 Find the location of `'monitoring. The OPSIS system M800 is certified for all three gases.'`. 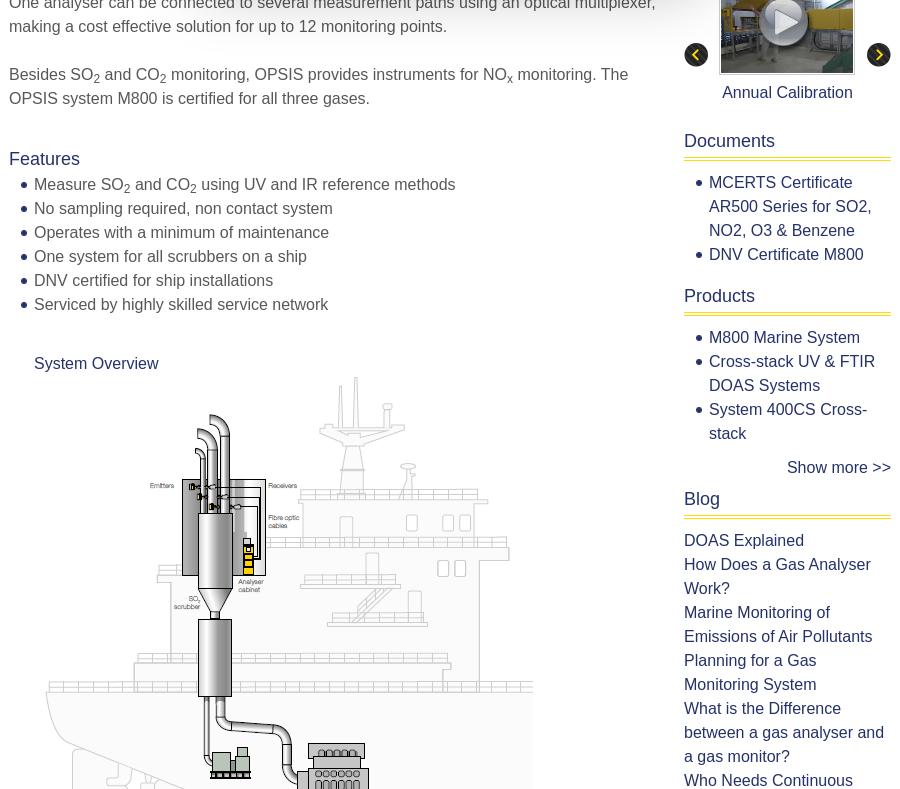

'monitoring. The OPSIS system M800 is certified for all three gases.' is located at coordinates (317, 85).